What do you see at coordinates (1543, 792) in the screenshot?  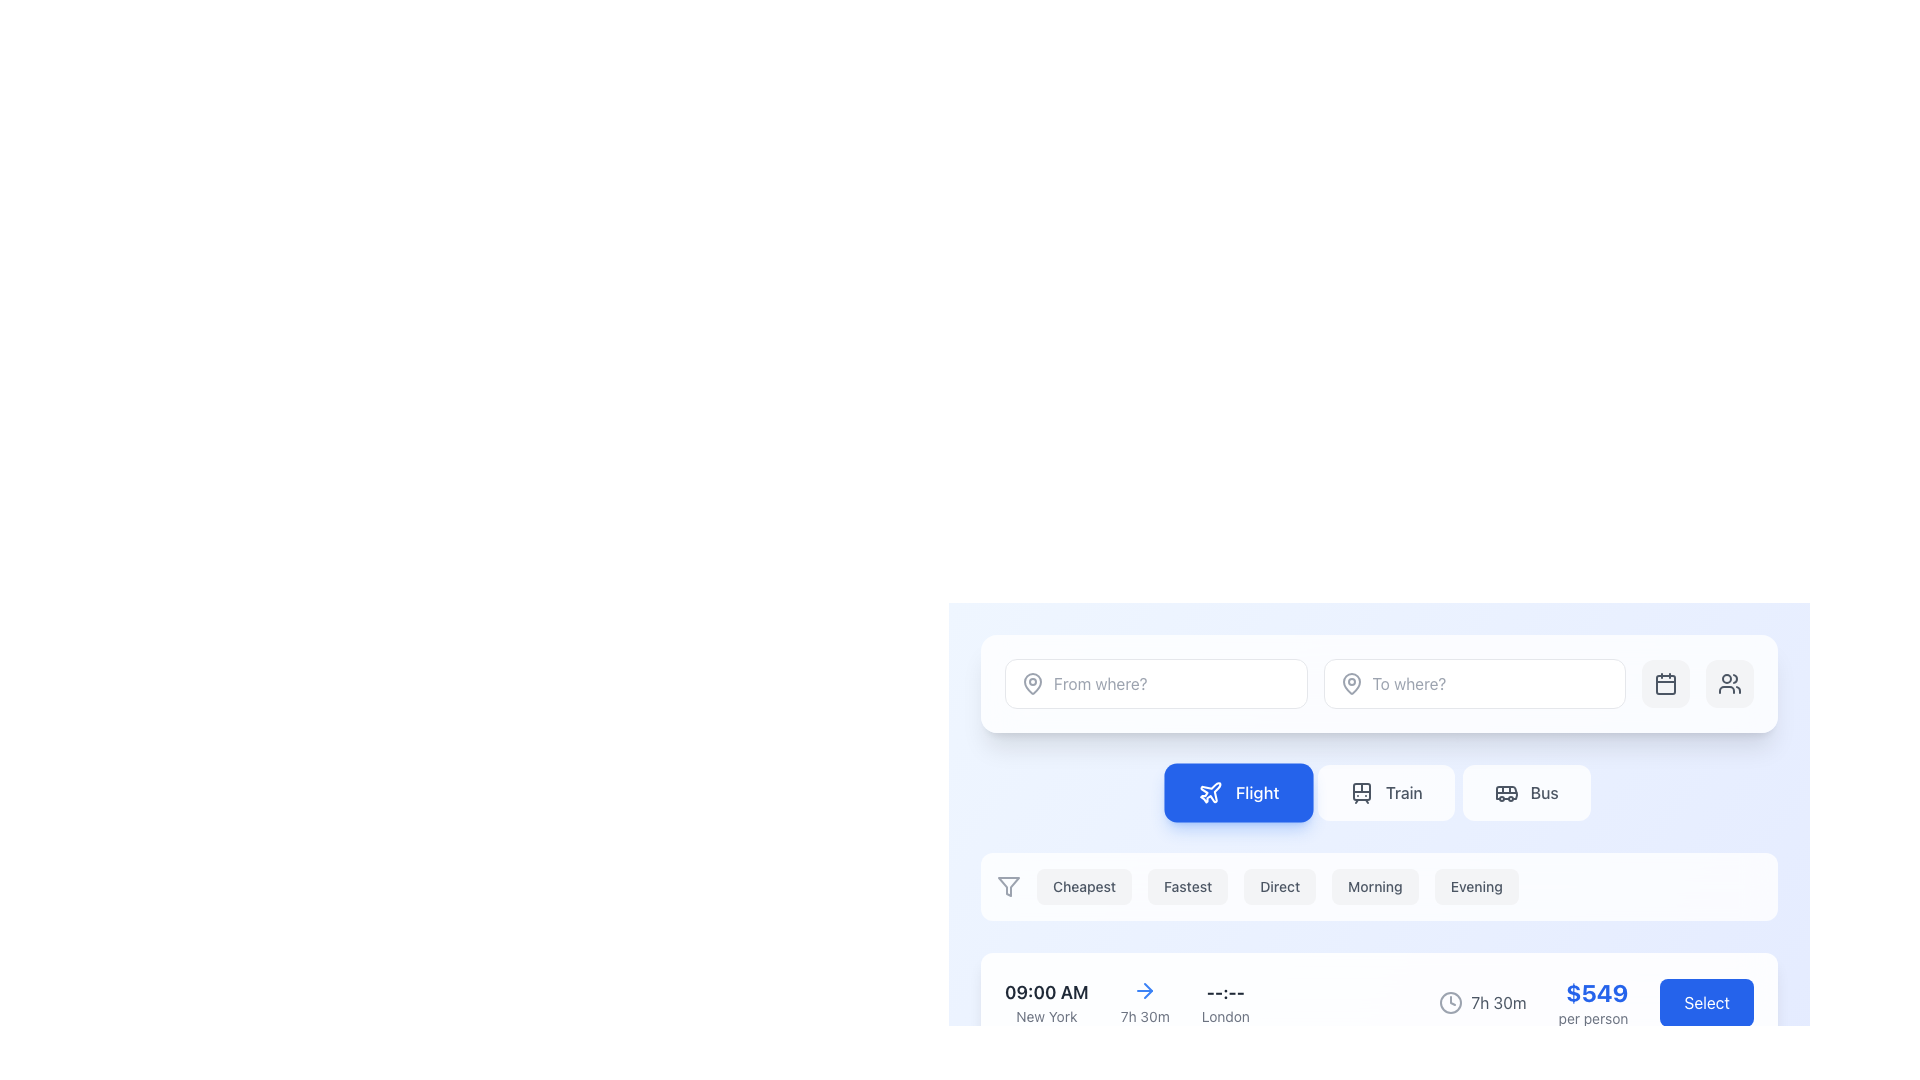 I see `the 'Bus' text label in the navigation bar` at bounding box center [1543, 792].